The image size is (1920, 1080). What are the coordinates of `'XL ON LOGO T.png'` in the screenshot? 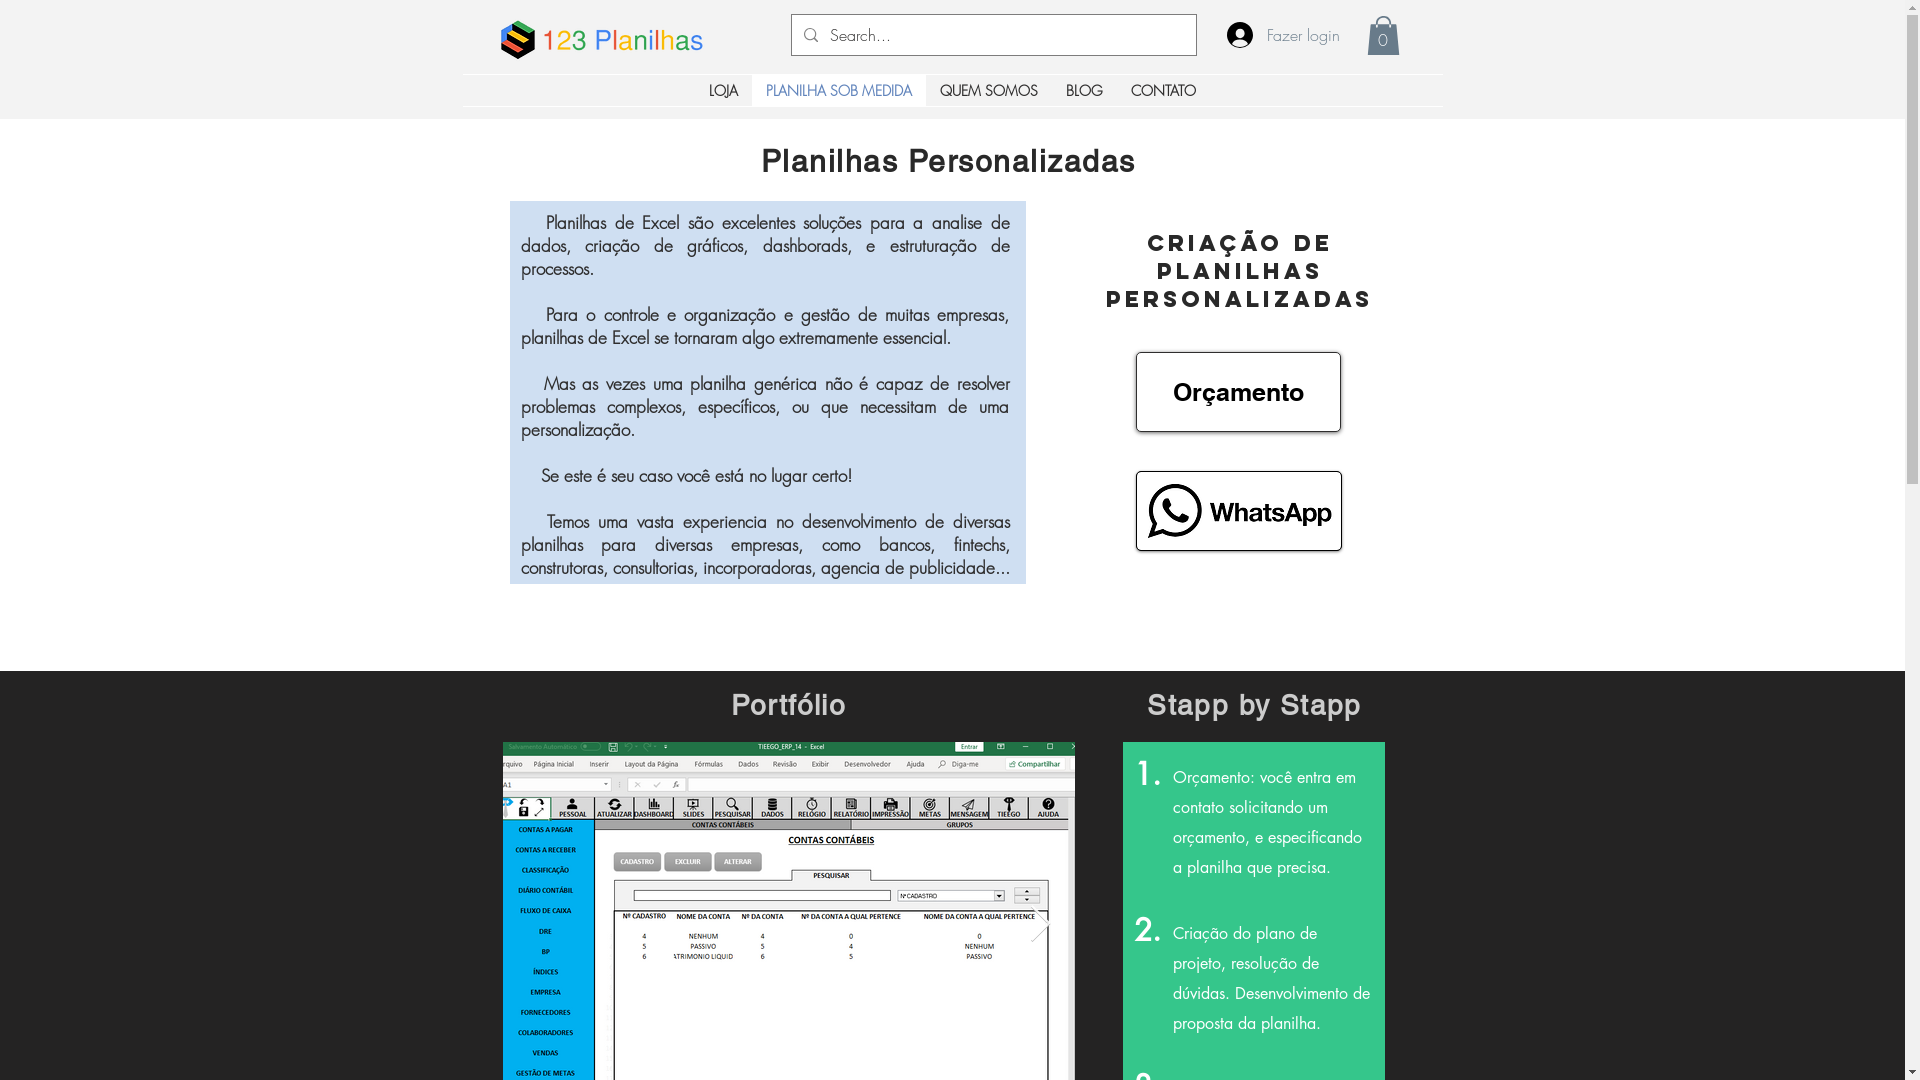 It's located at (517, 34).